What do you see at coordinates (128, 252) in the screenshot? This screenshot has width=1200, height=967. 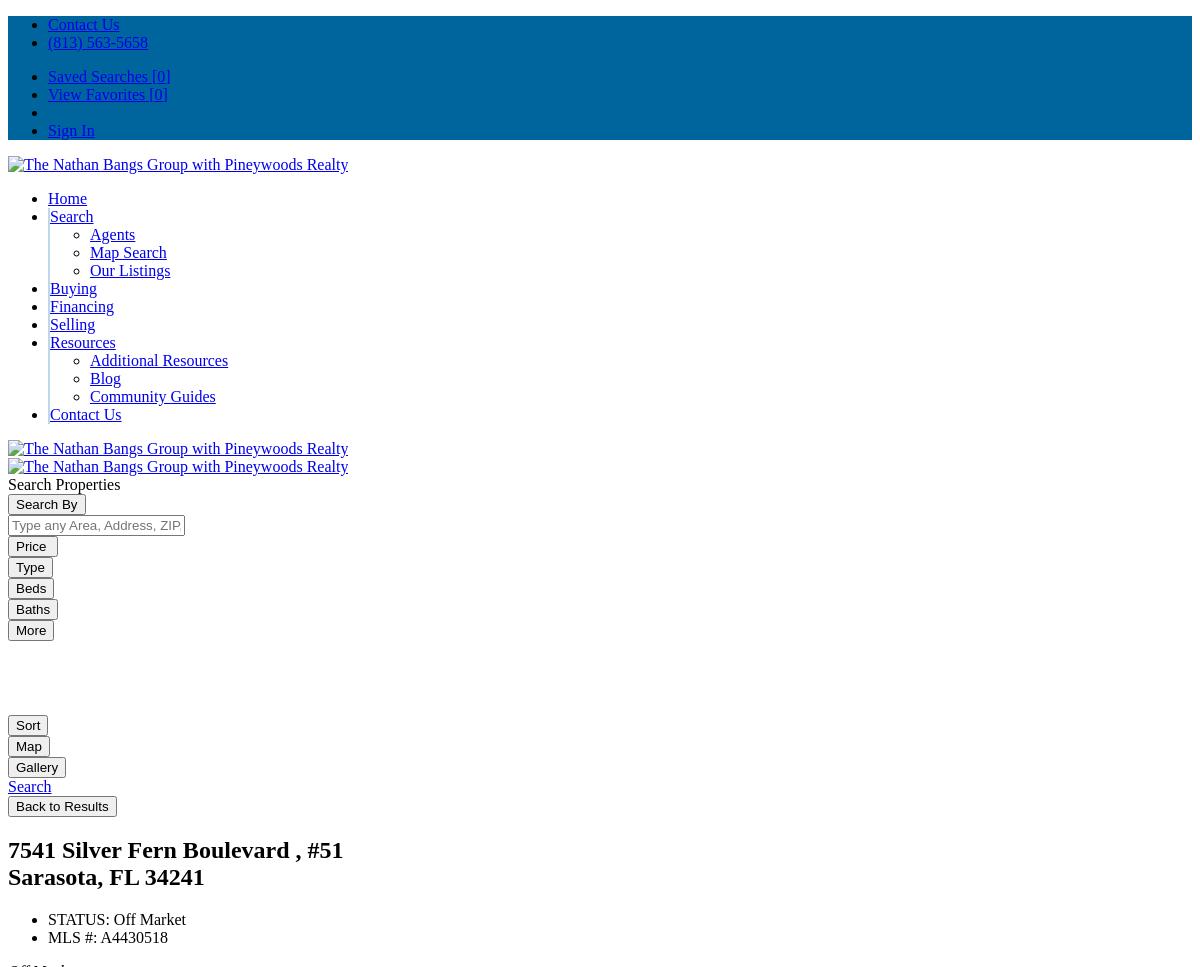 I see `'Map Search'` at bounding box center [128, 252].